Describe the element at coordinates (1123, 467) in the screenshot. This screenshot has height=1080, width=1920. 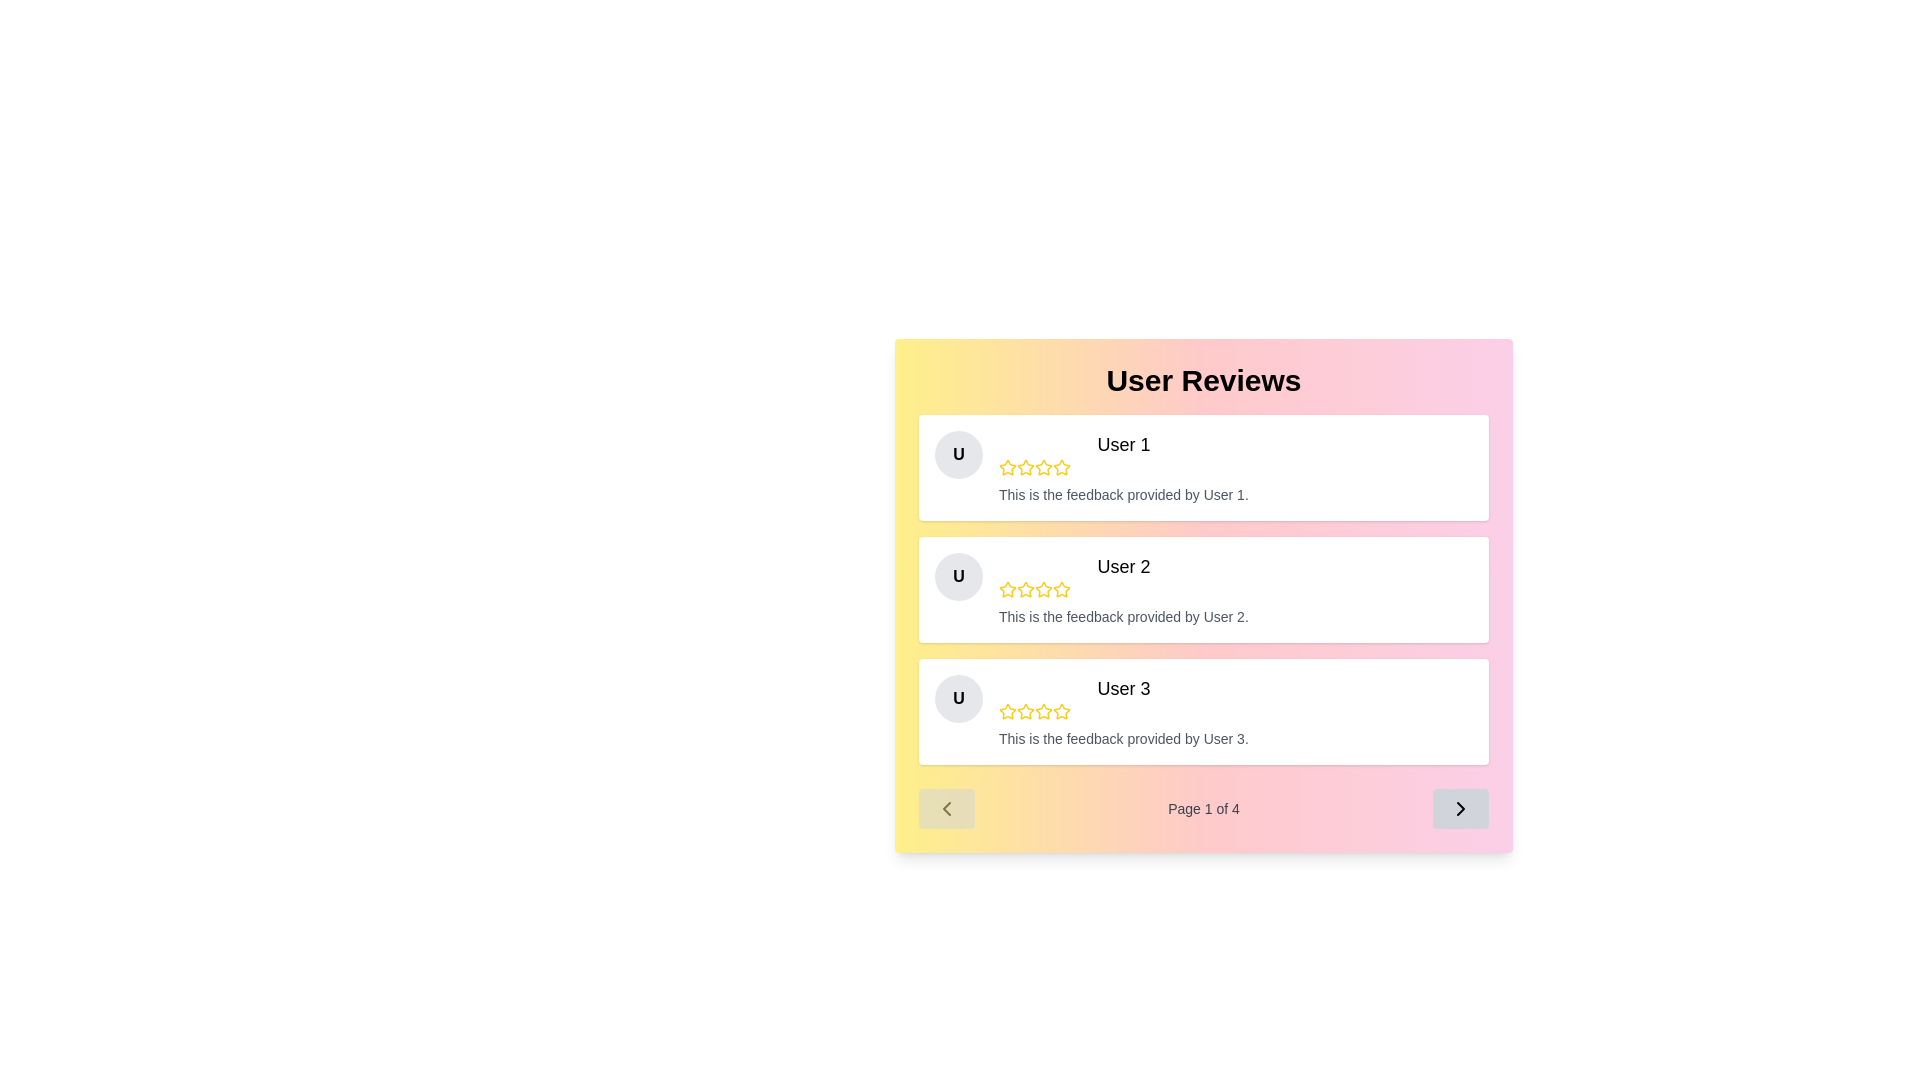
I see `the second star in the rating stars located under the title 'User 1' to assign a rating` at that location.